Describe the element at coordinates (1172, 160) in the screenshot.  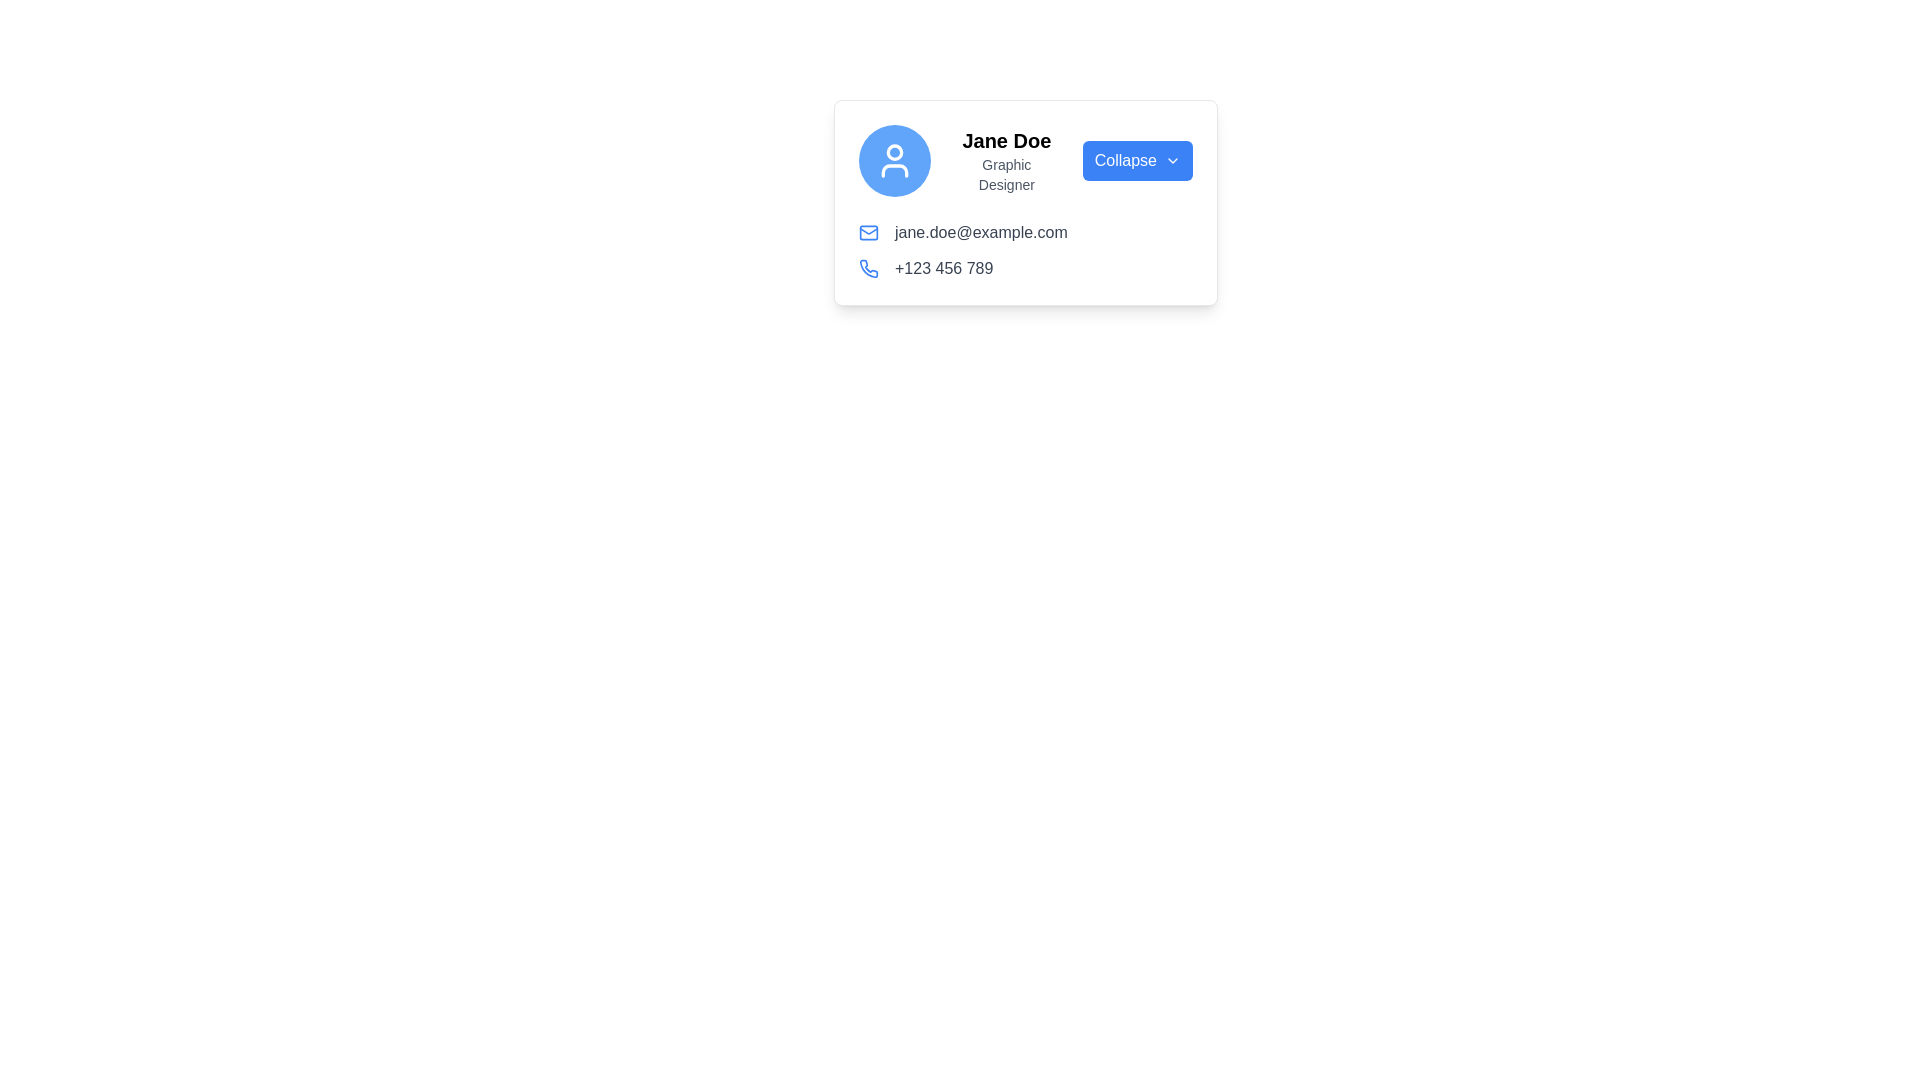
I see `the small downward-facing chevron icon located within the blue 'Collapse' button at the top-right corner of the card` at that location.